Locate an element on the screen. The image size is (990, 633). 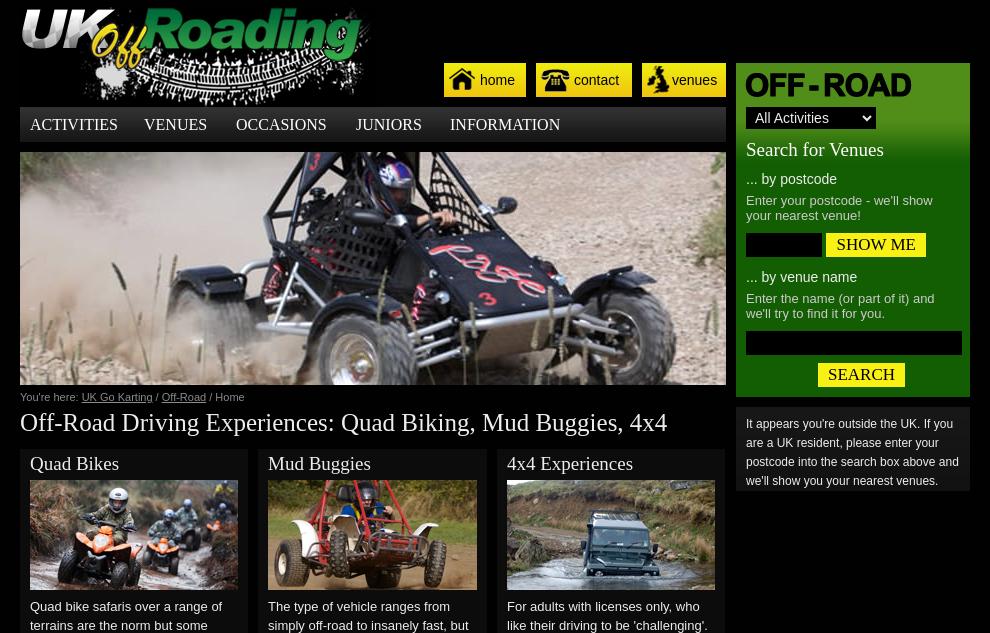
'venues' is located at coordinates (693, 80).